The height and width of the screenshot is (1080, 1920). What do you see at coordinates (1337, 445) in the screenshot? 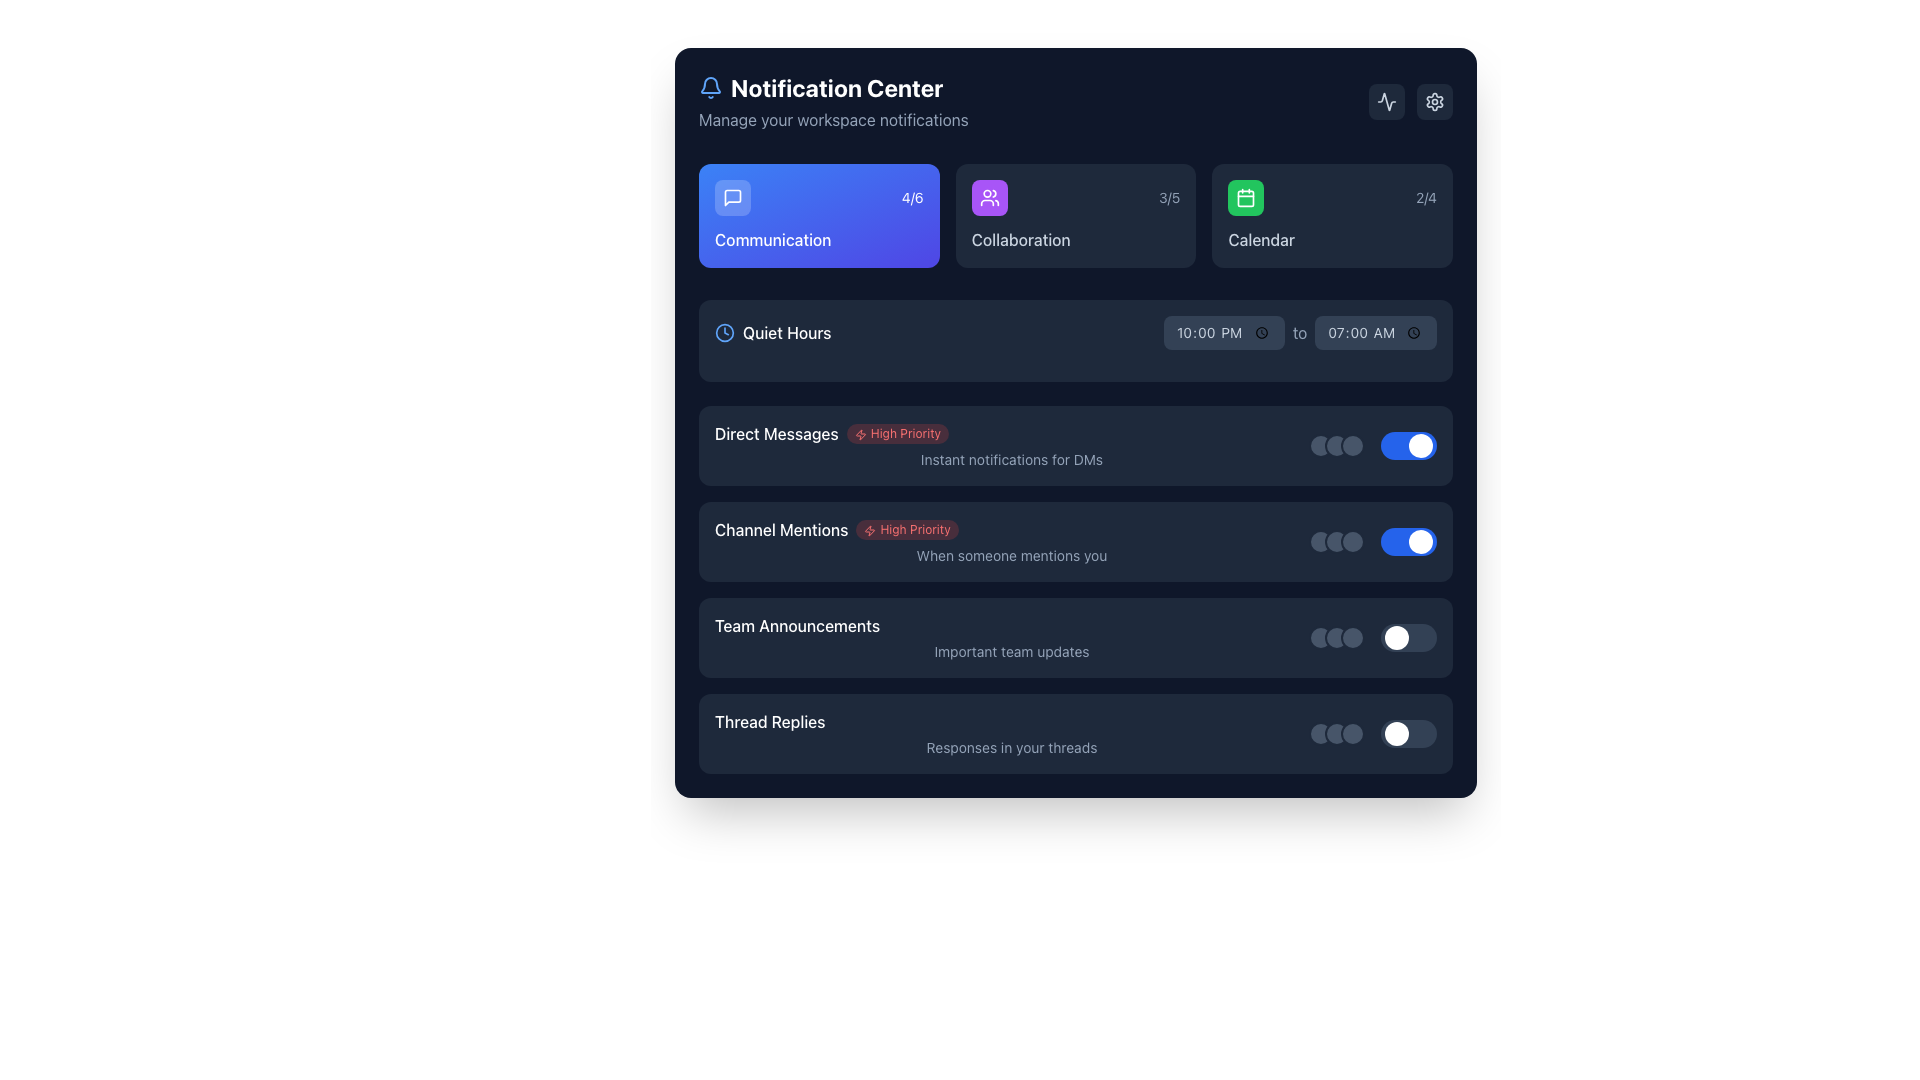
I see `the second circular indicator in the toggle switch section for 'Direct Messages', which has a dark slate background and a rounded border` at bounding box center [1337, 445].